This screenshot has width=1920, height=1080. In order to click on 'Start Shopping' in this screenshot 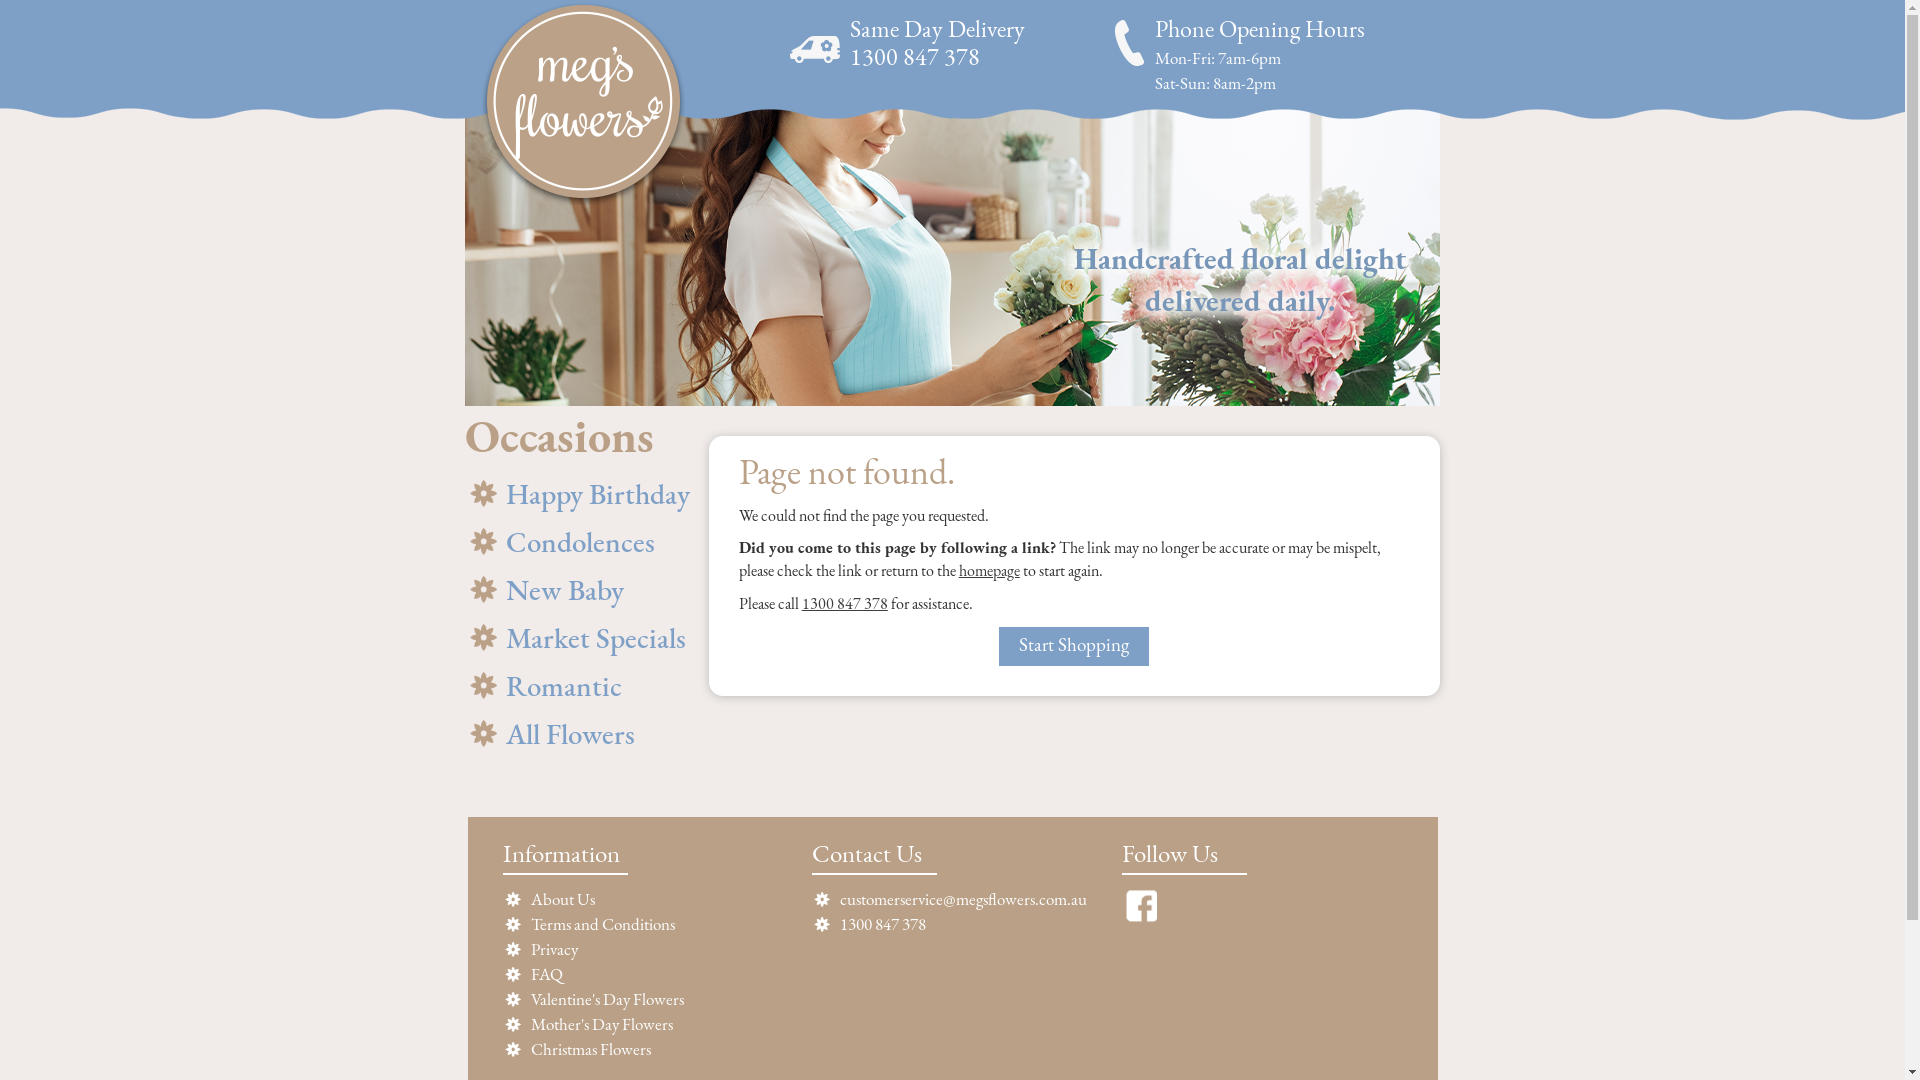, I will do `click(1073, 646)`.